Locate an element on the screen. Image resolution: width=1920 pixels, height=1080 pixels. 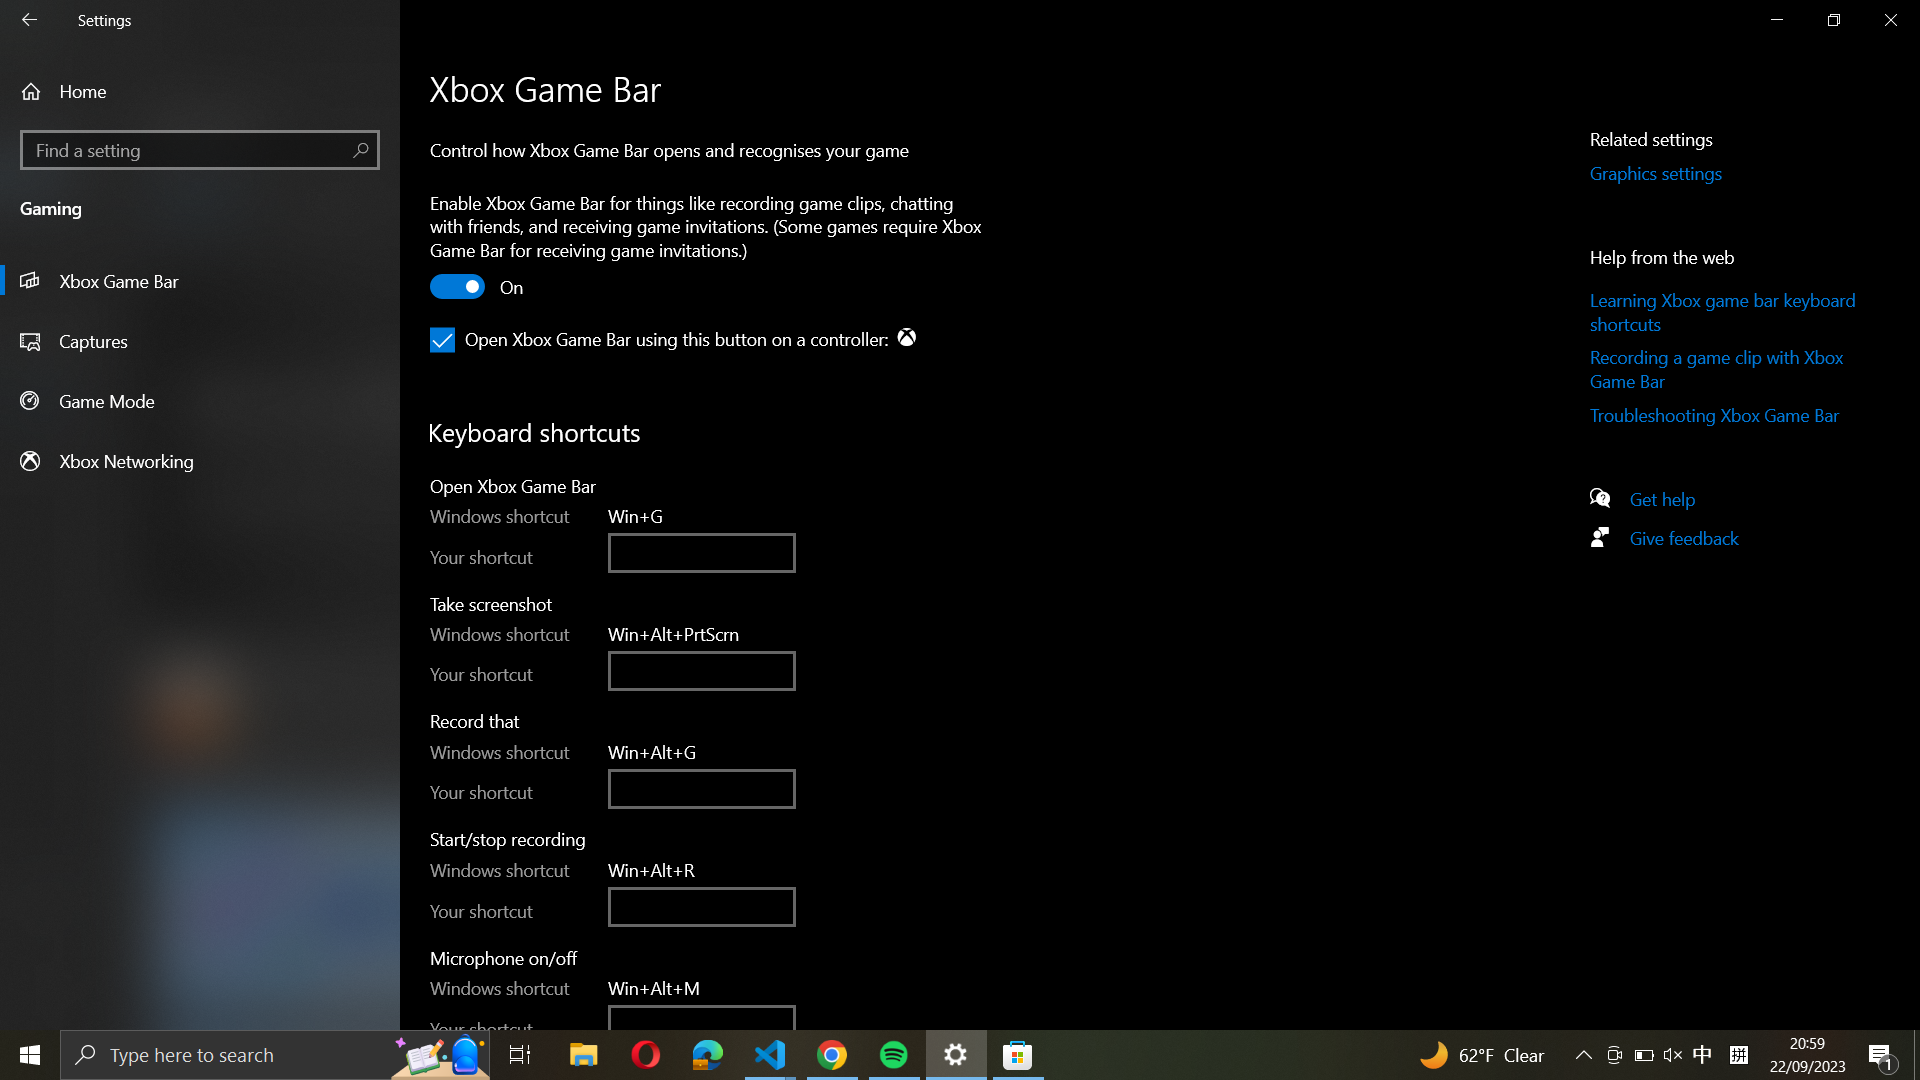
the main menu in settings by pressing on the home icon is located at coordinates (200, 91).